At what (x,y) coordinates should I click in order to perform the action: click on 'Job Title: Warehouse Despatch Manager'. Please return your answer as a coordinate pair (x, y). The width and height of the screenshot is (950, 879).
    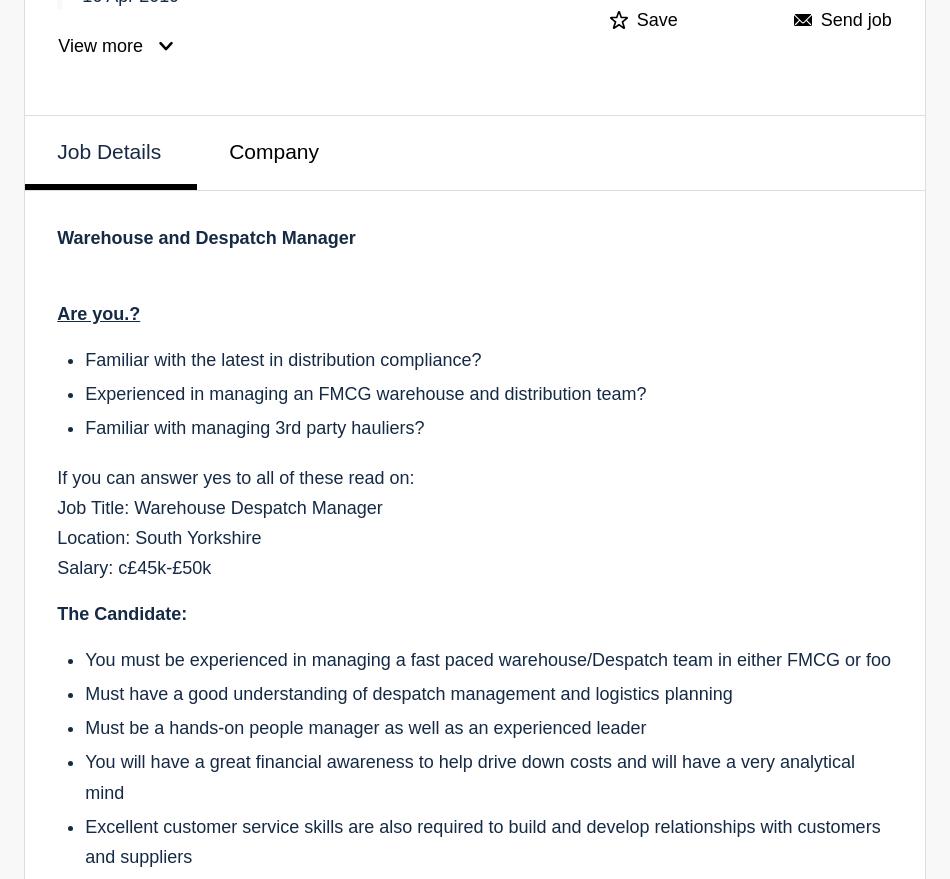
    Looking at the image, I should click on (219, 506).